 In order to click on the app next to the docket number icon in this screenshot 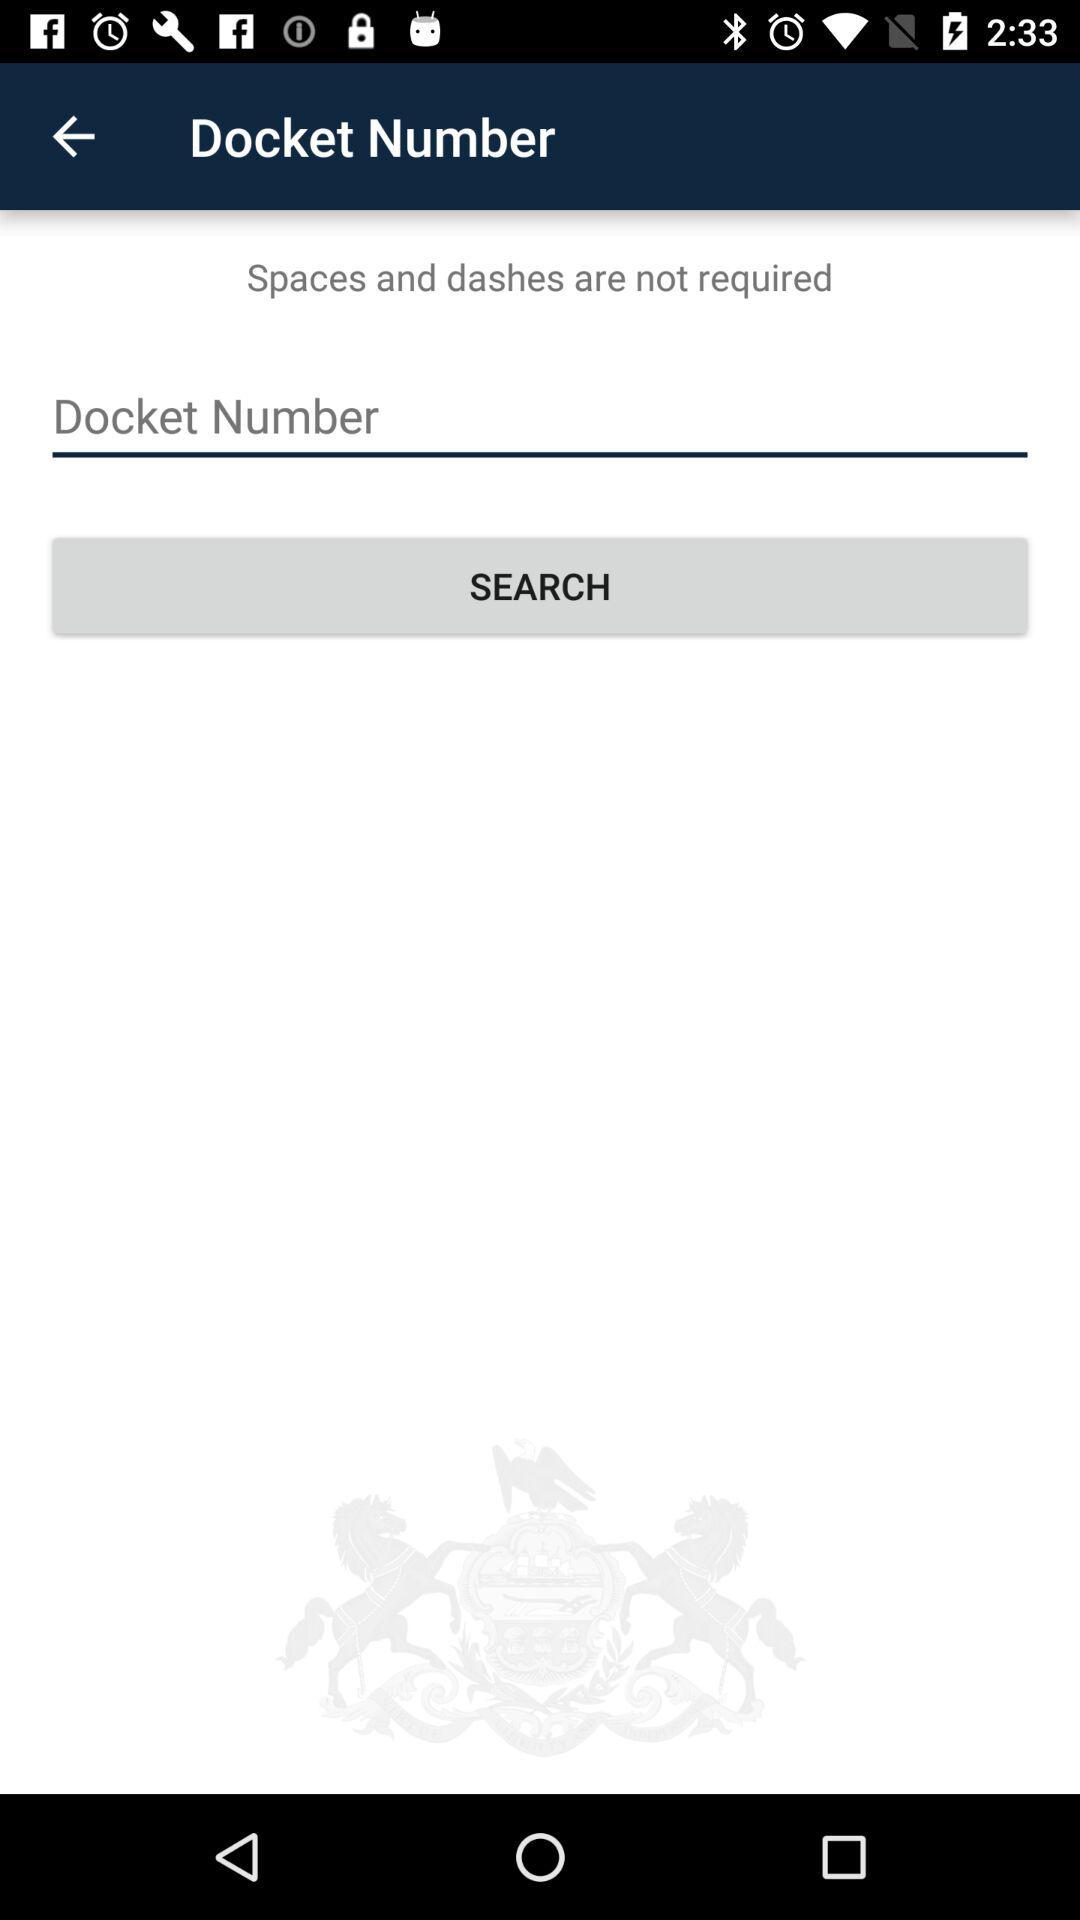, I will do `click(72, 135)`.